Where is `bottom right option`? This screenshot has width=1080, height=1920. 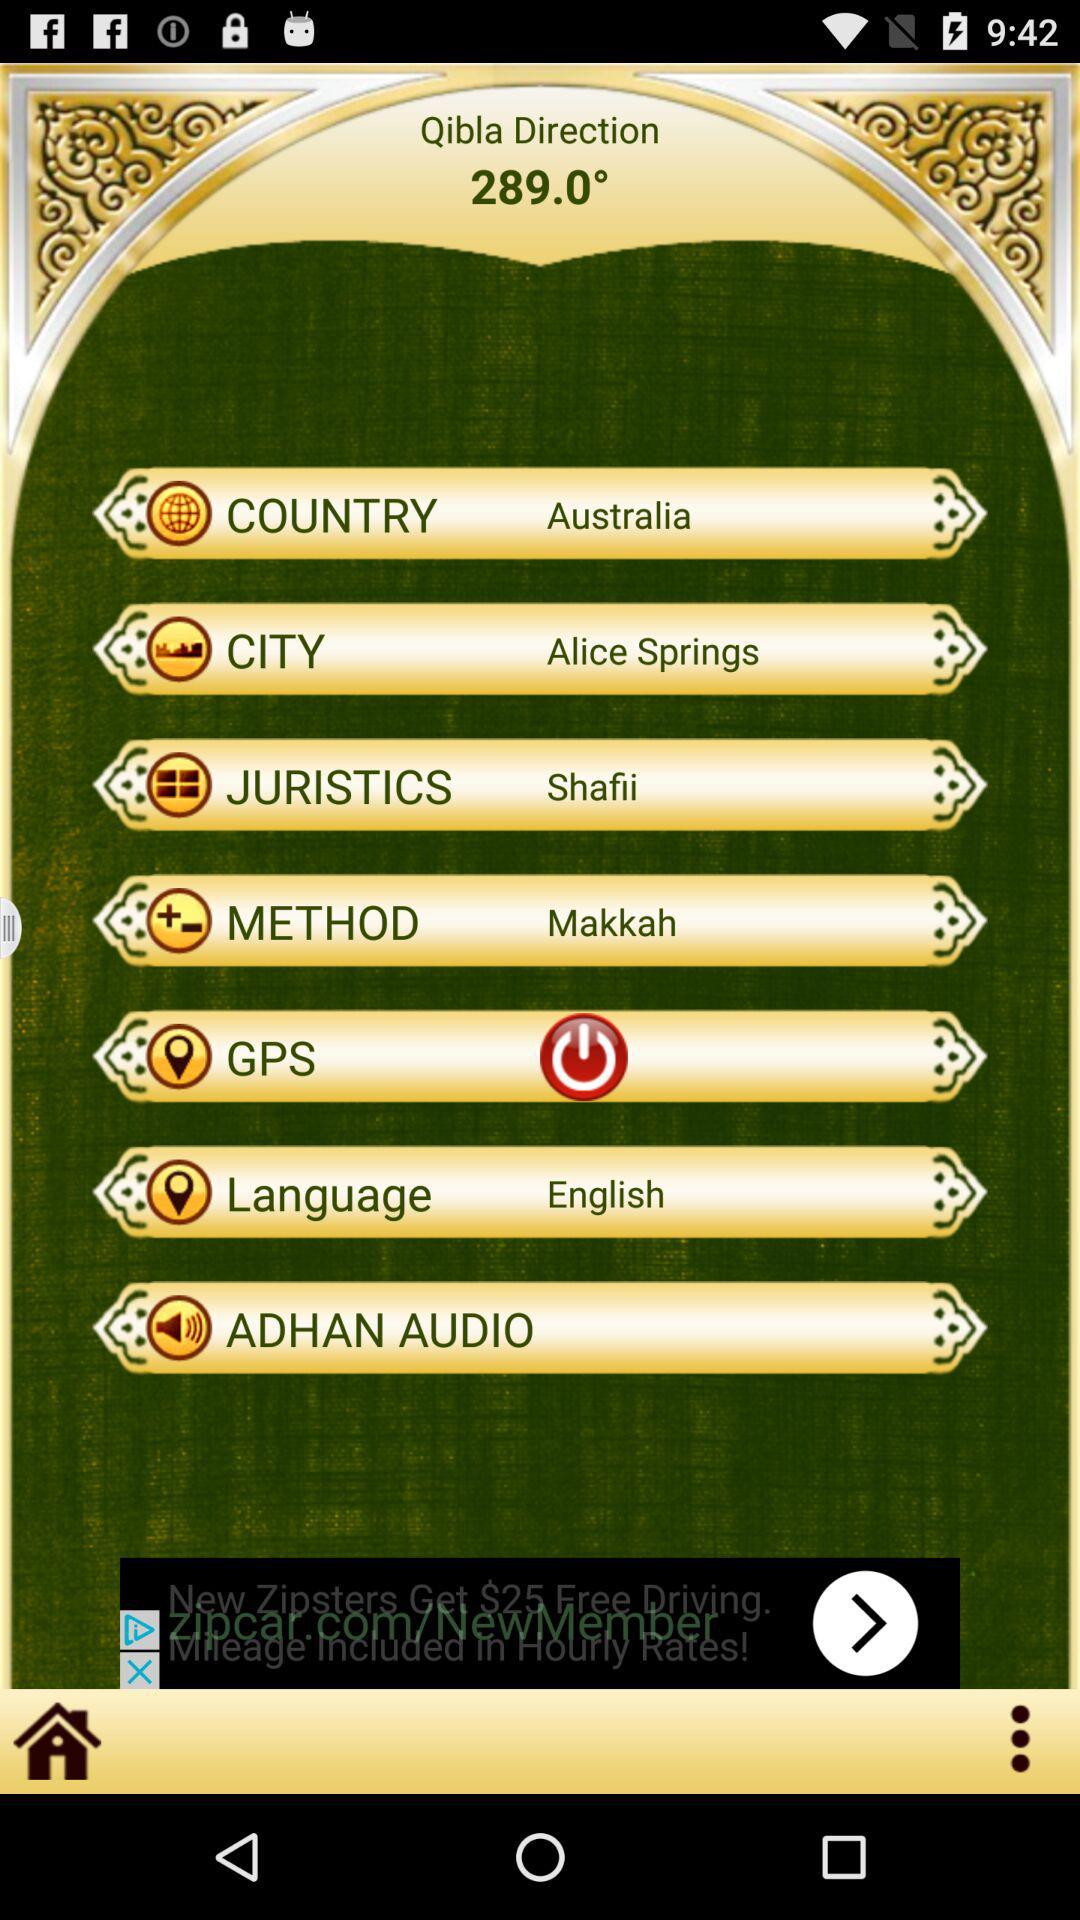 bottom right option is located at coordinates (1022, 1740).